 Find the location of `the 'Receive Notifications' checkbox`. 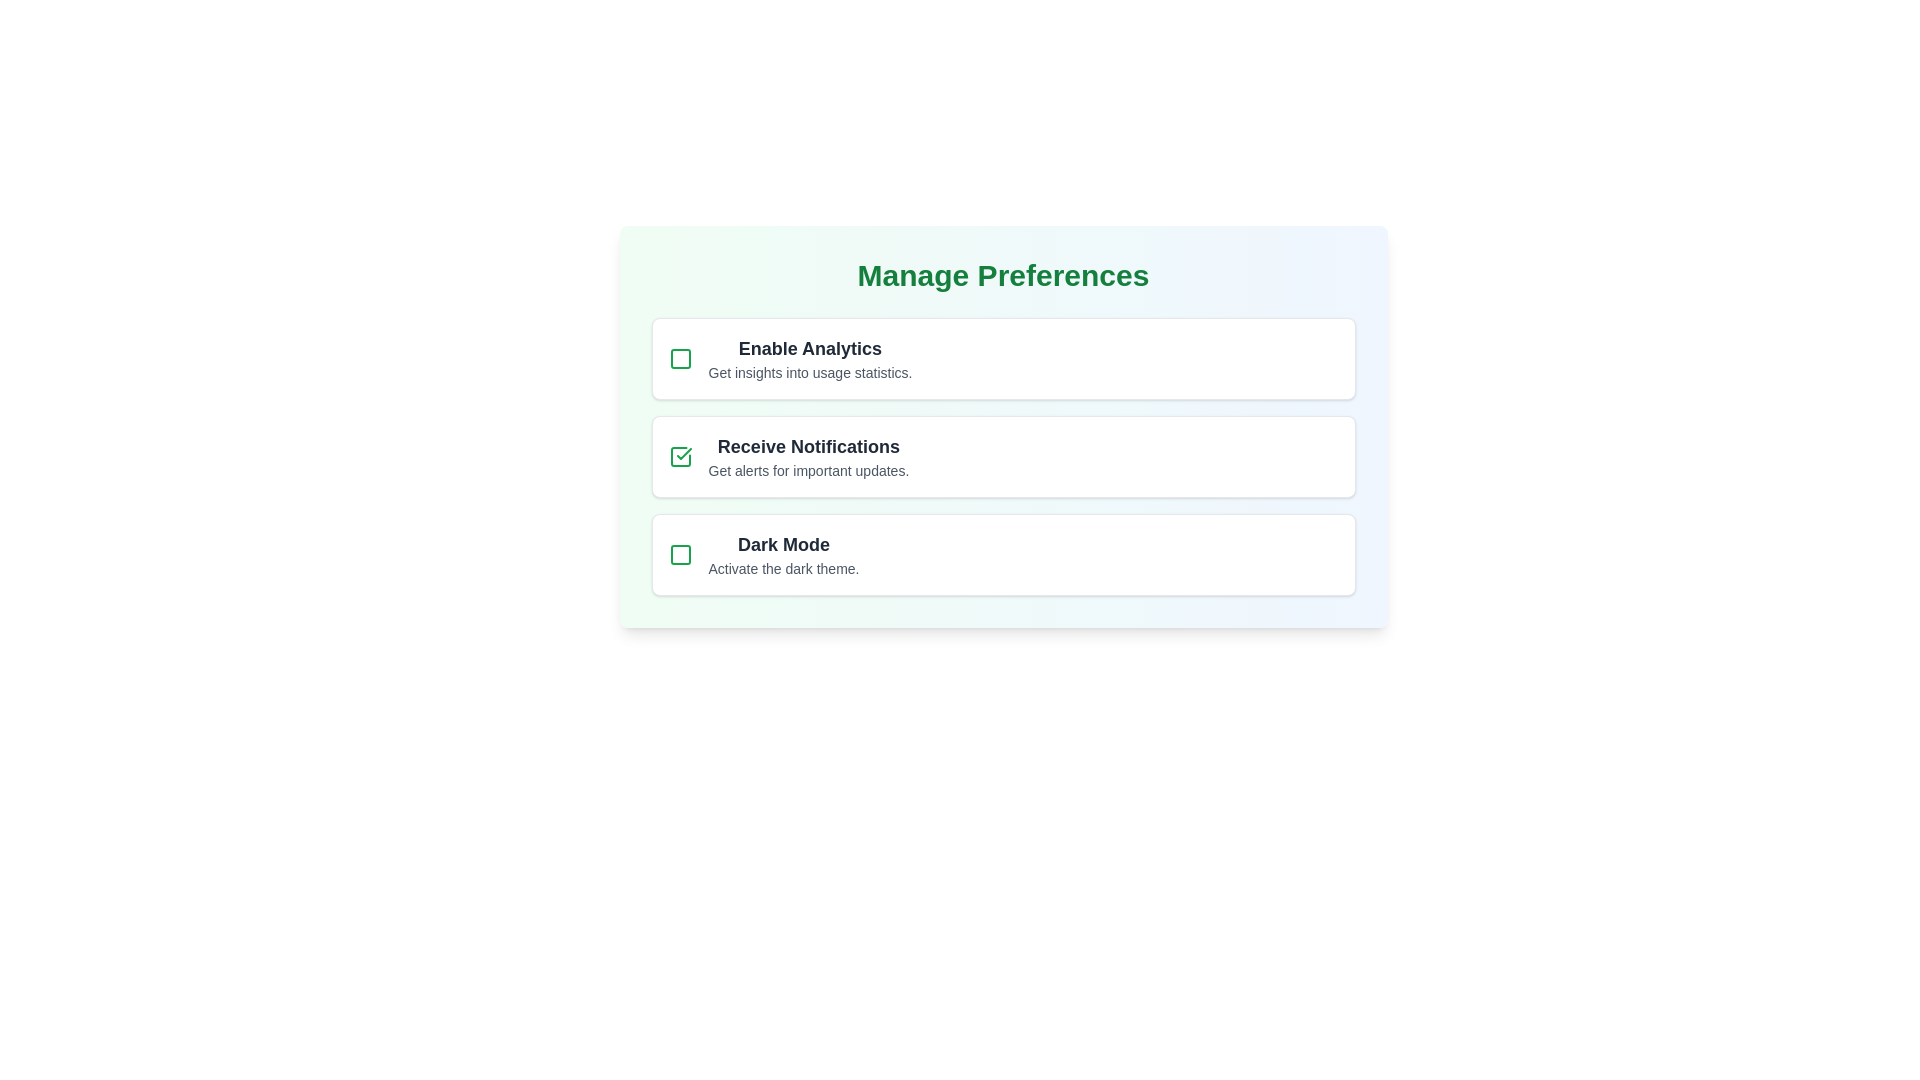

the 'Receive Notifications' checkbox is located at coordinates (680, 456).